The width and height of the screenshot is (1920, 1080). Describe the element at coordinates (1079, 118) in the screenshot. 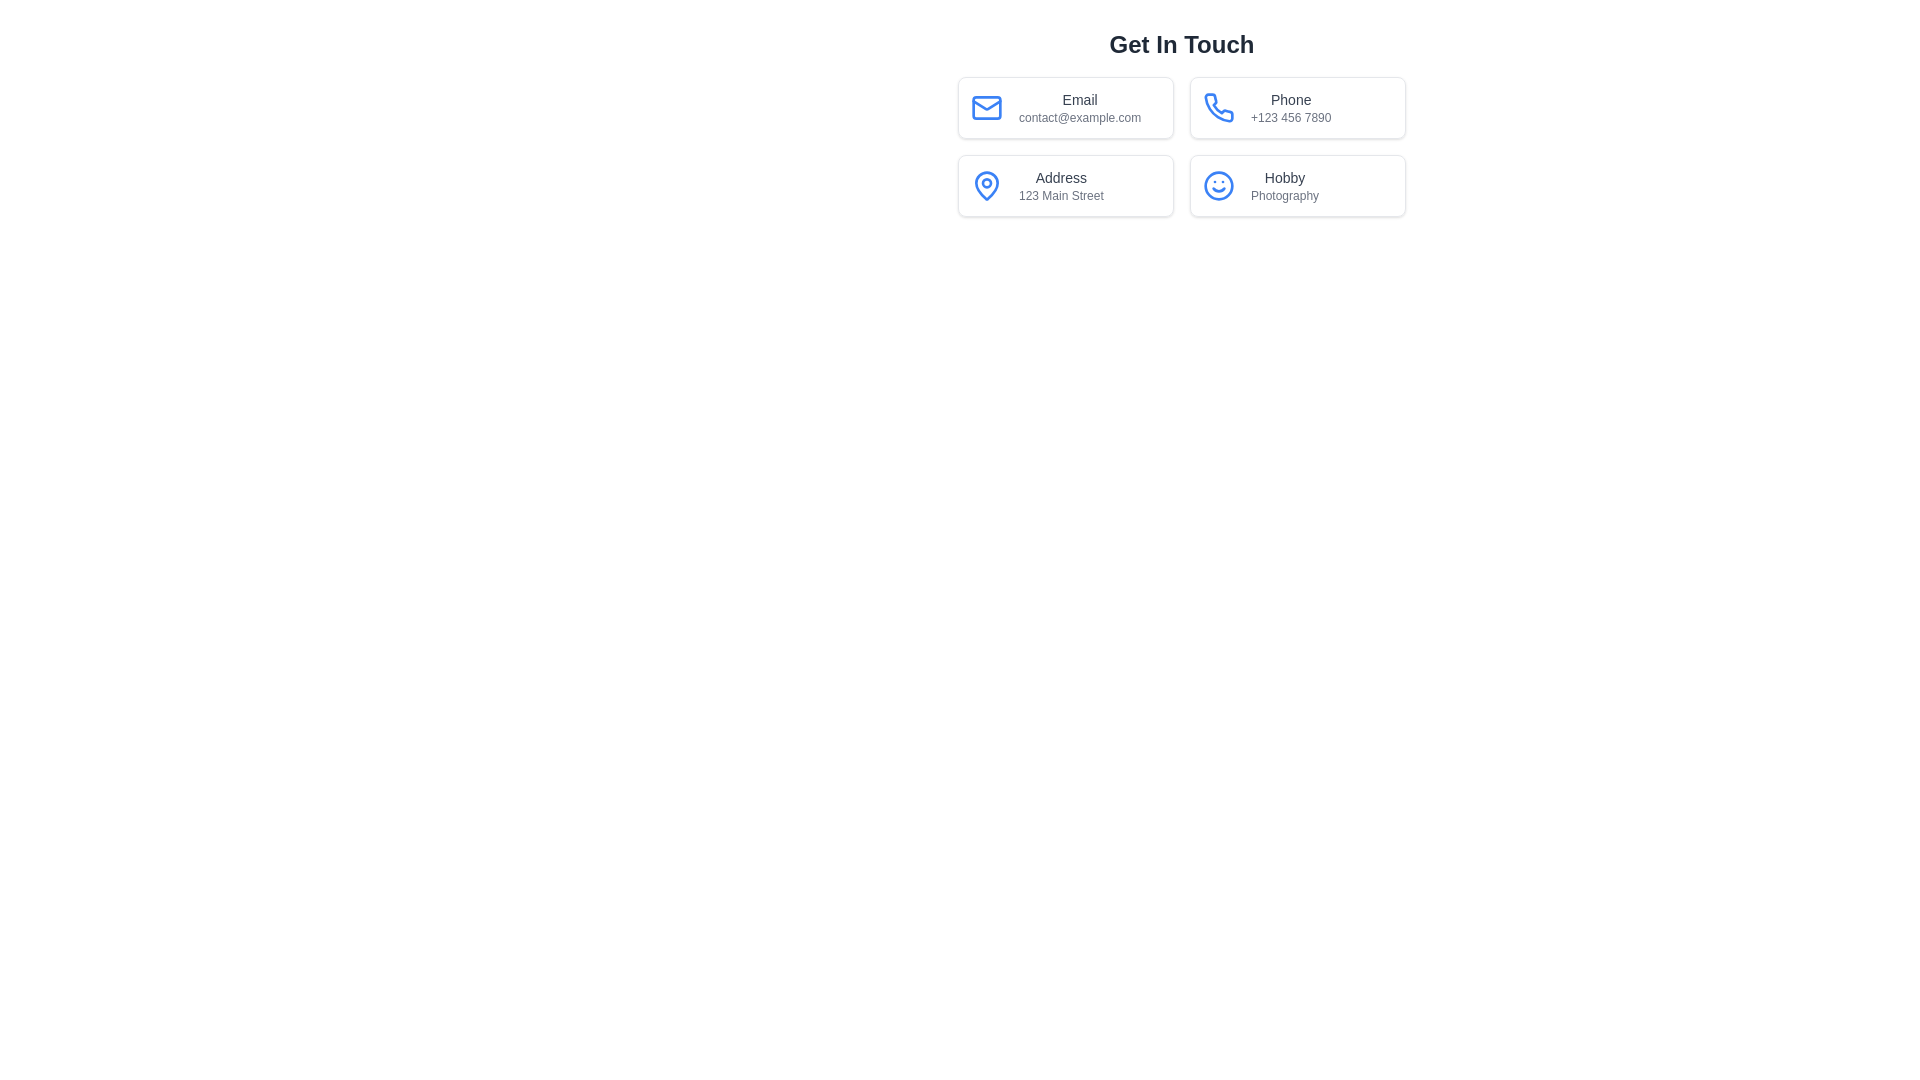

I see `the text label displaying the email address 'contact@example.com' which is styled in gray font and positioned below the 'Email' label` at that location.